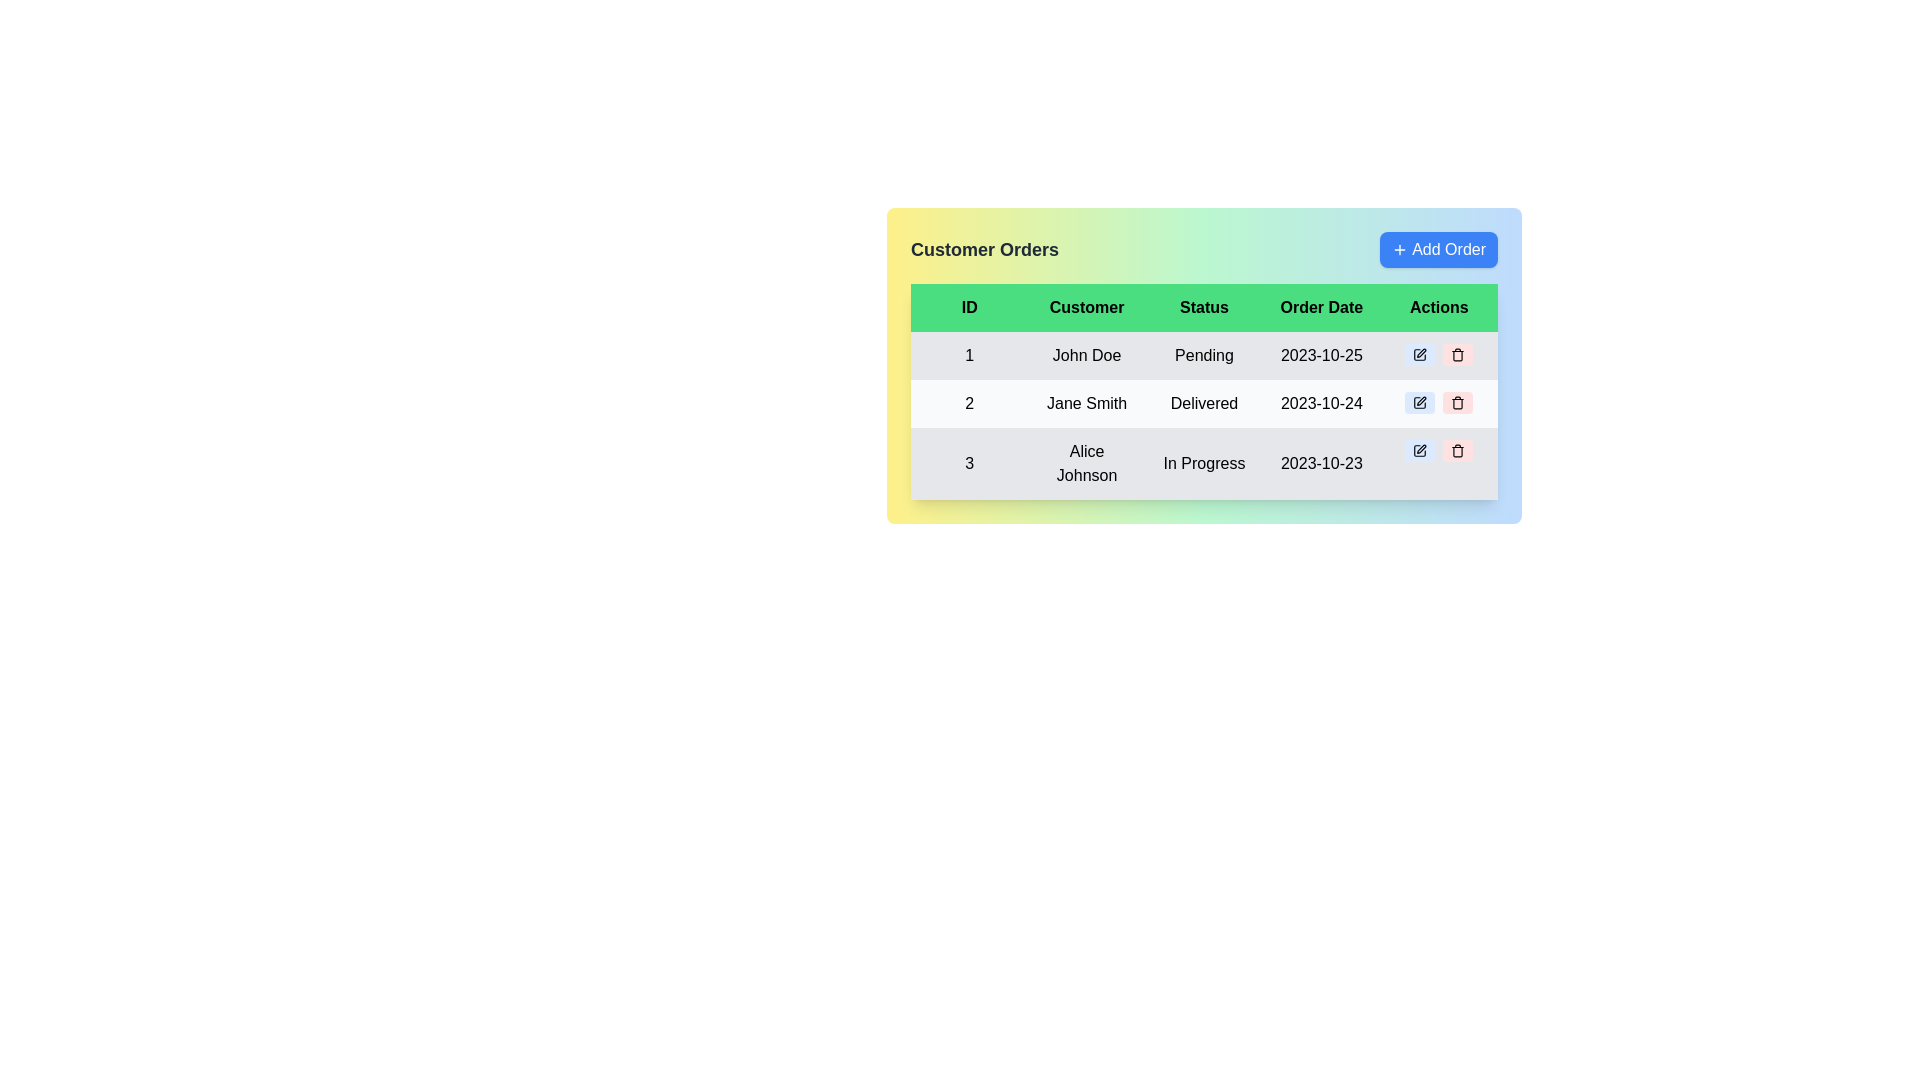 This screenshot has height=1080, width=1920. Describe the element at coordinates (1203, 404) in the screenshot. I see `the second row in the 'Customer Orders' table` at that location.